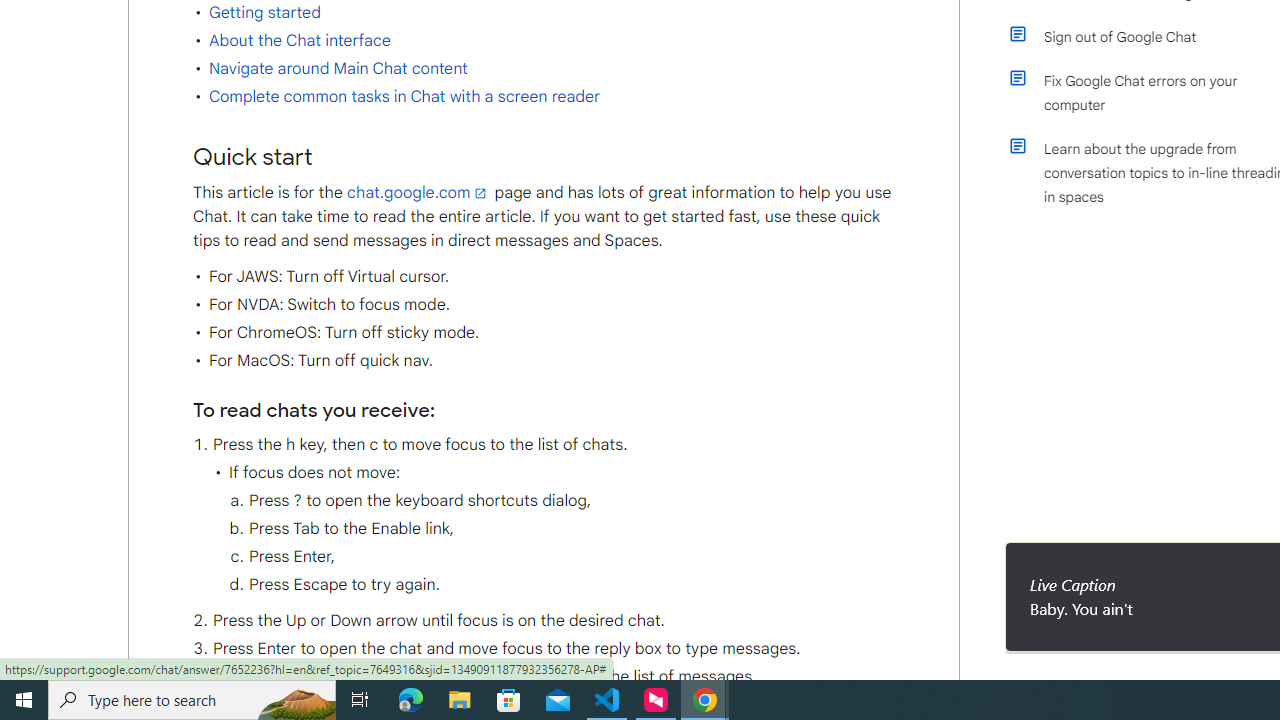 The width and height of the screenshot is (1280, 720). I want to click on 'chat.google.com', so click(418, 192).